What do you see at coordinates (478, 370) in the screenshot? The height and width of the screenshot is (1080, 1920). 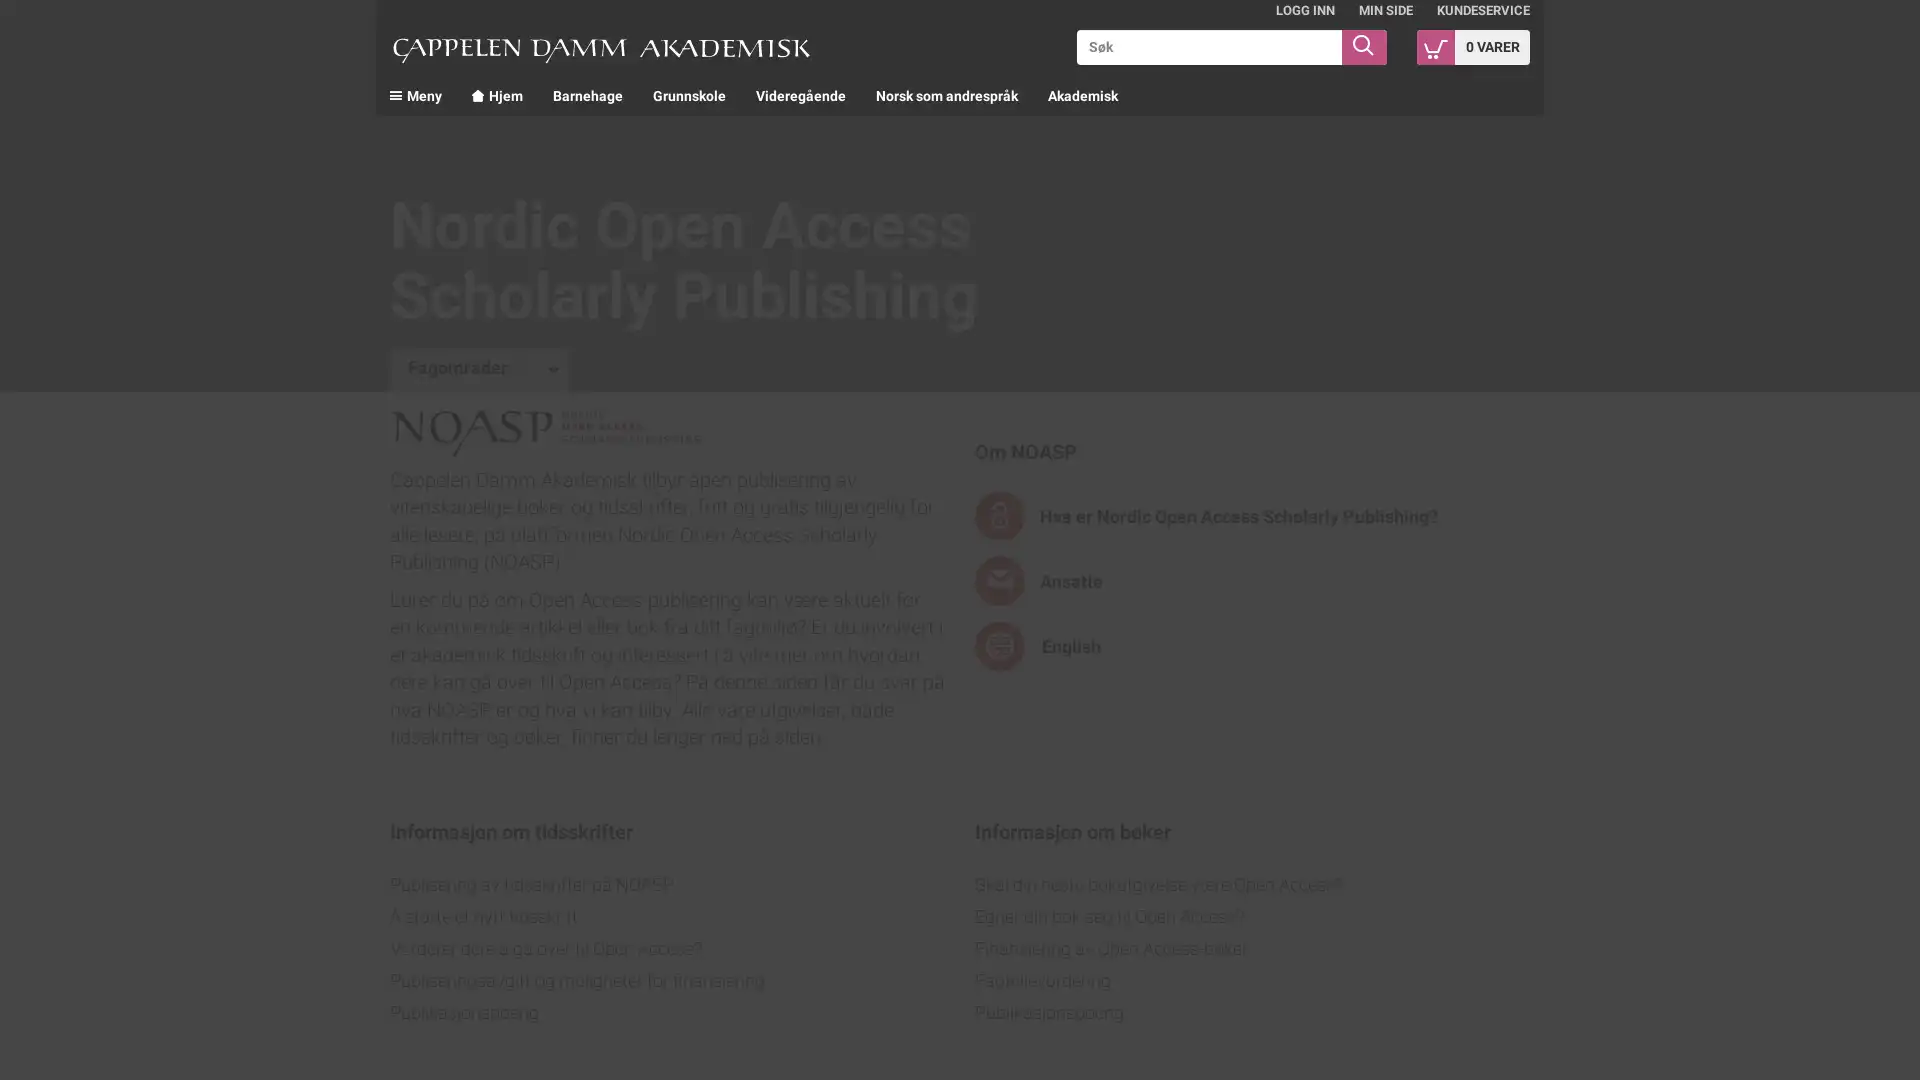 I see `Fagomrader` at bounding box center [478, 370].